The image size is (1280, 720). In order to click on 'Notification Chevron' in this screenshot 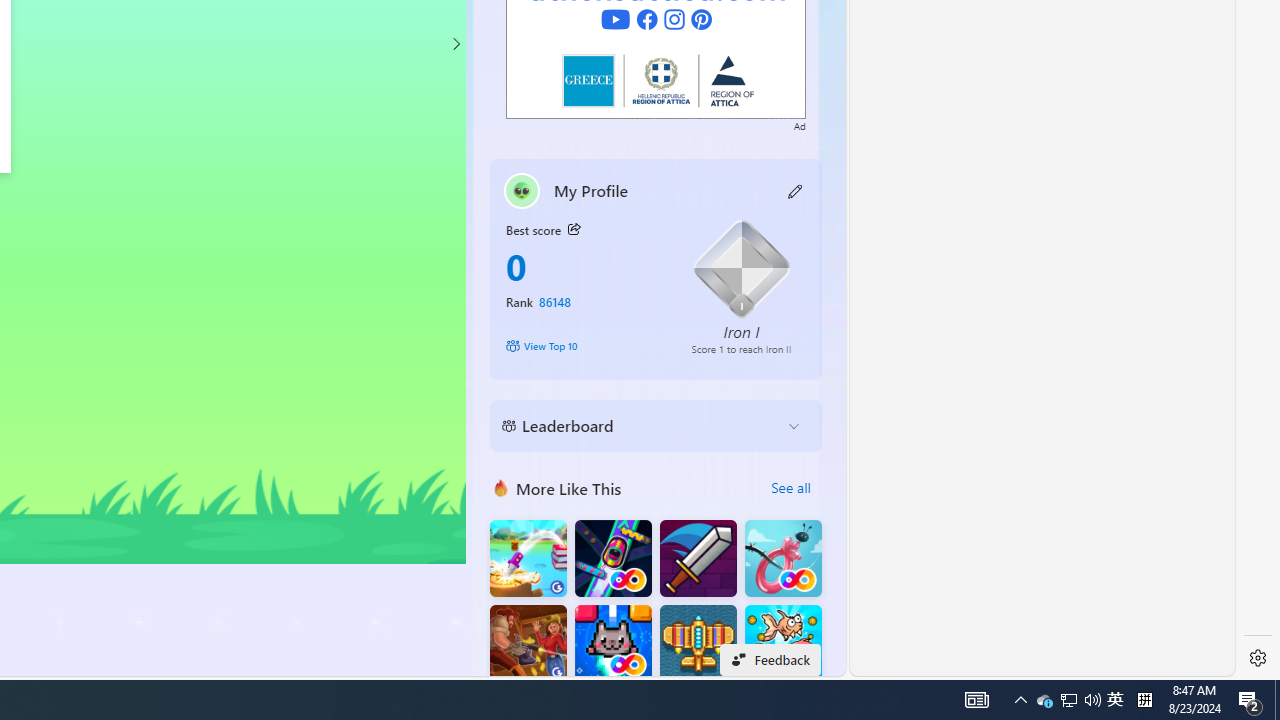, I will do `click(1020, 698)`.